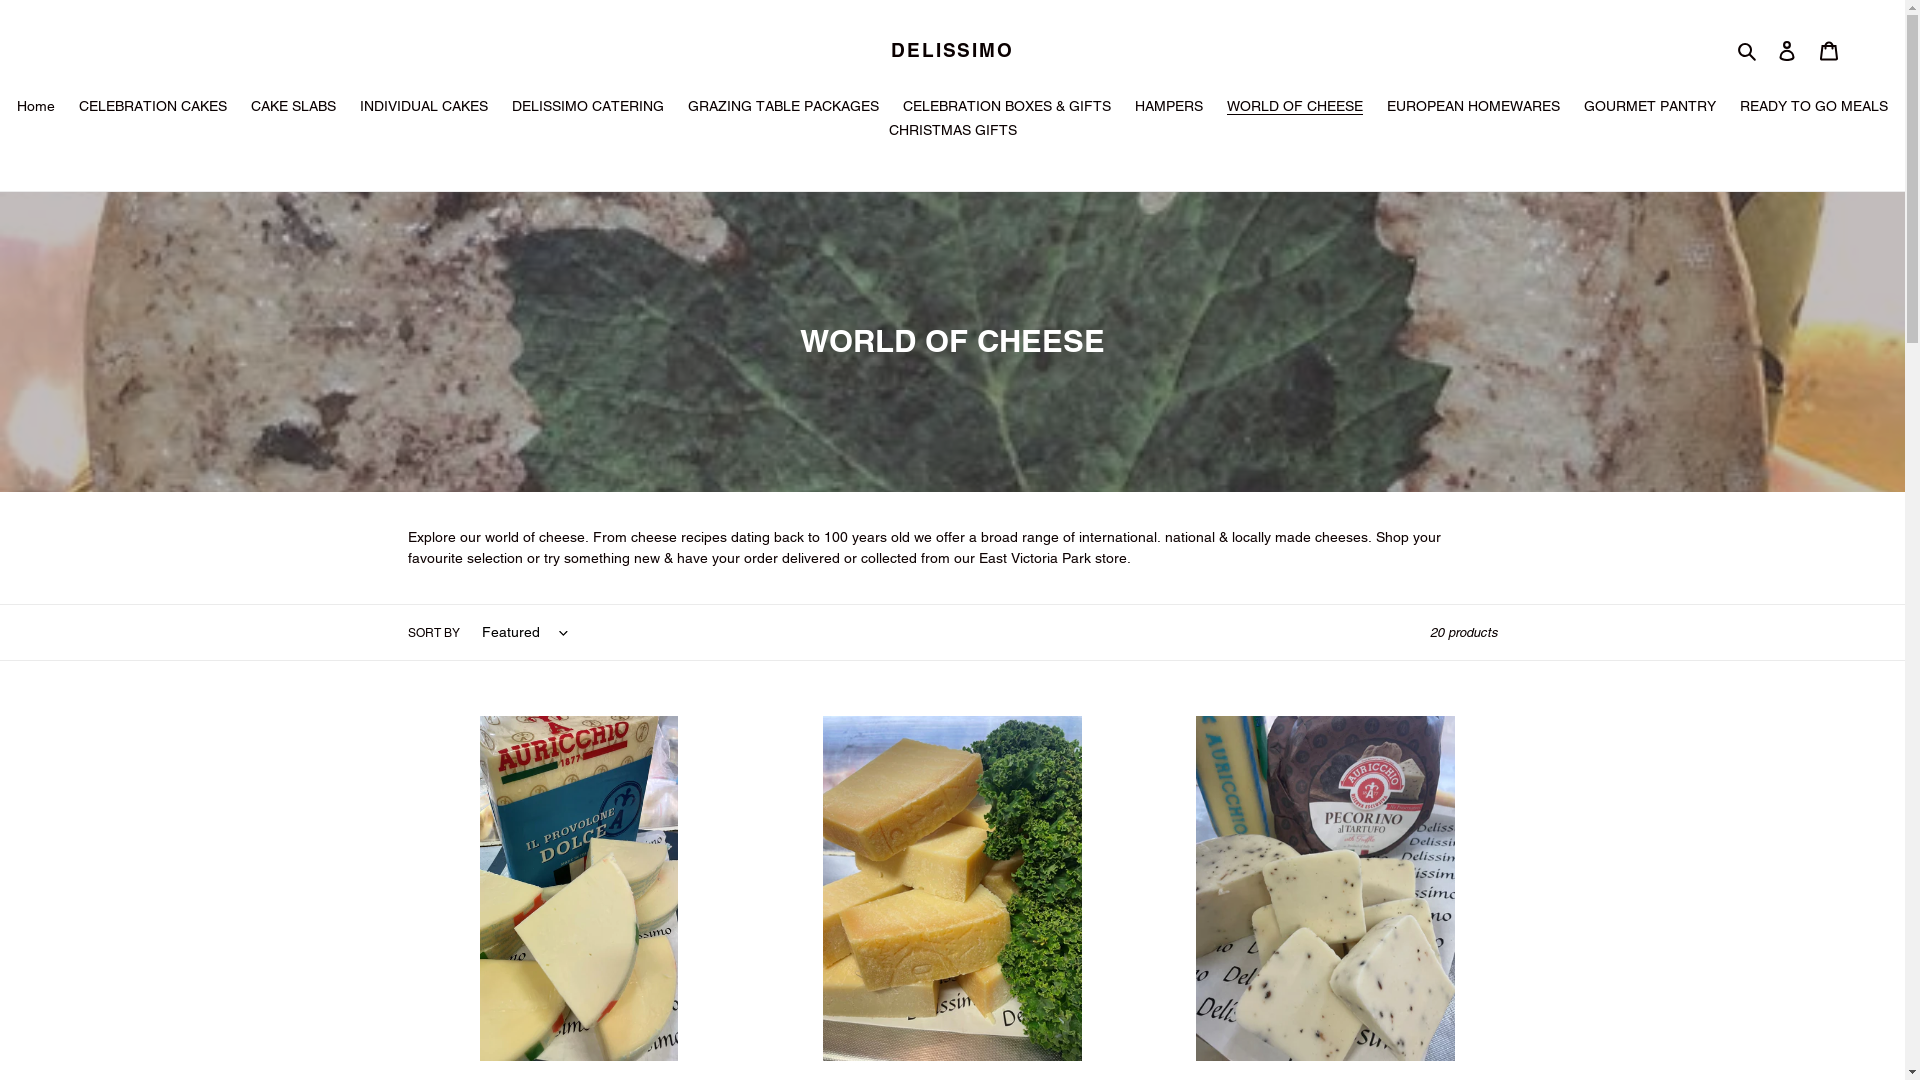 This screenshot has width=1920, height=1080. What do you see at coordinates (782, 108) in the screenshot?
I see `'GRAZING TABLE PACKAGES'` at bounding box center [782, 108].